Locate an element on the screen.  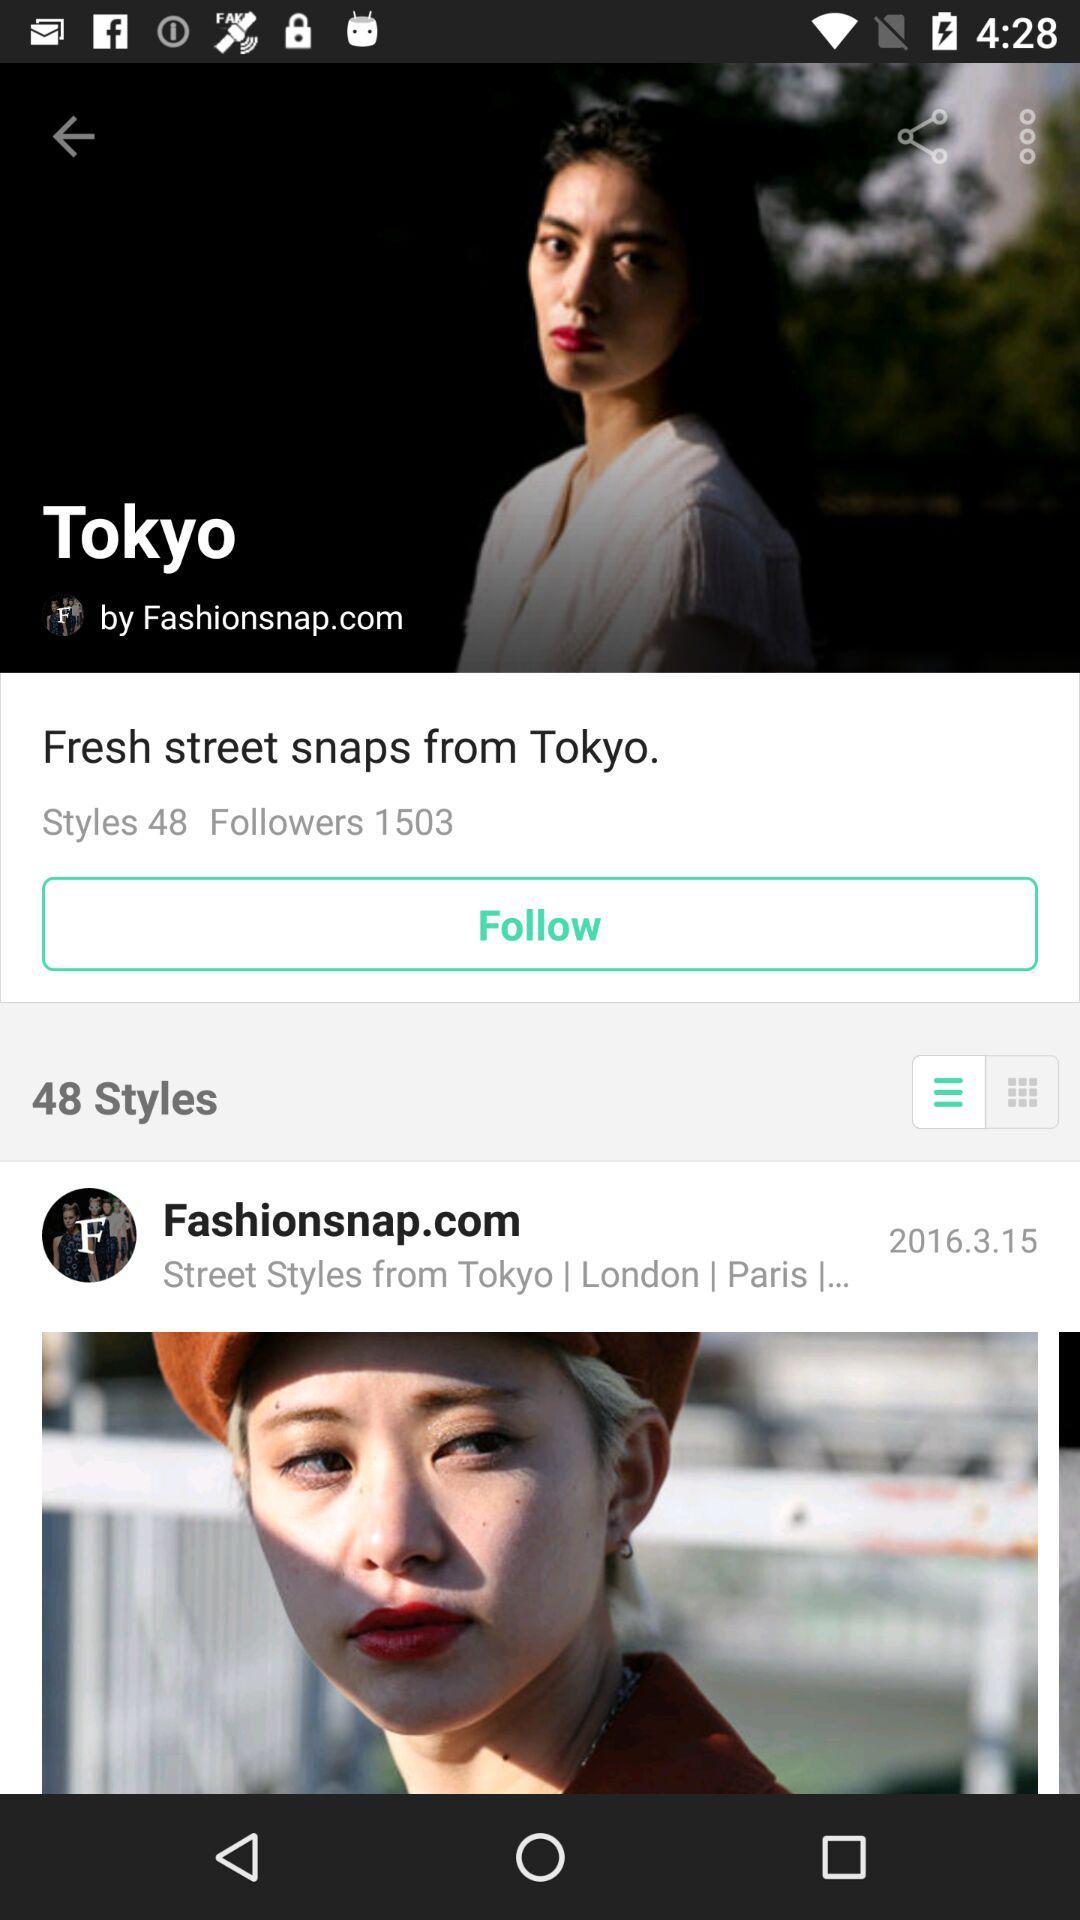
follow icon is located at coordinates (540, 923).